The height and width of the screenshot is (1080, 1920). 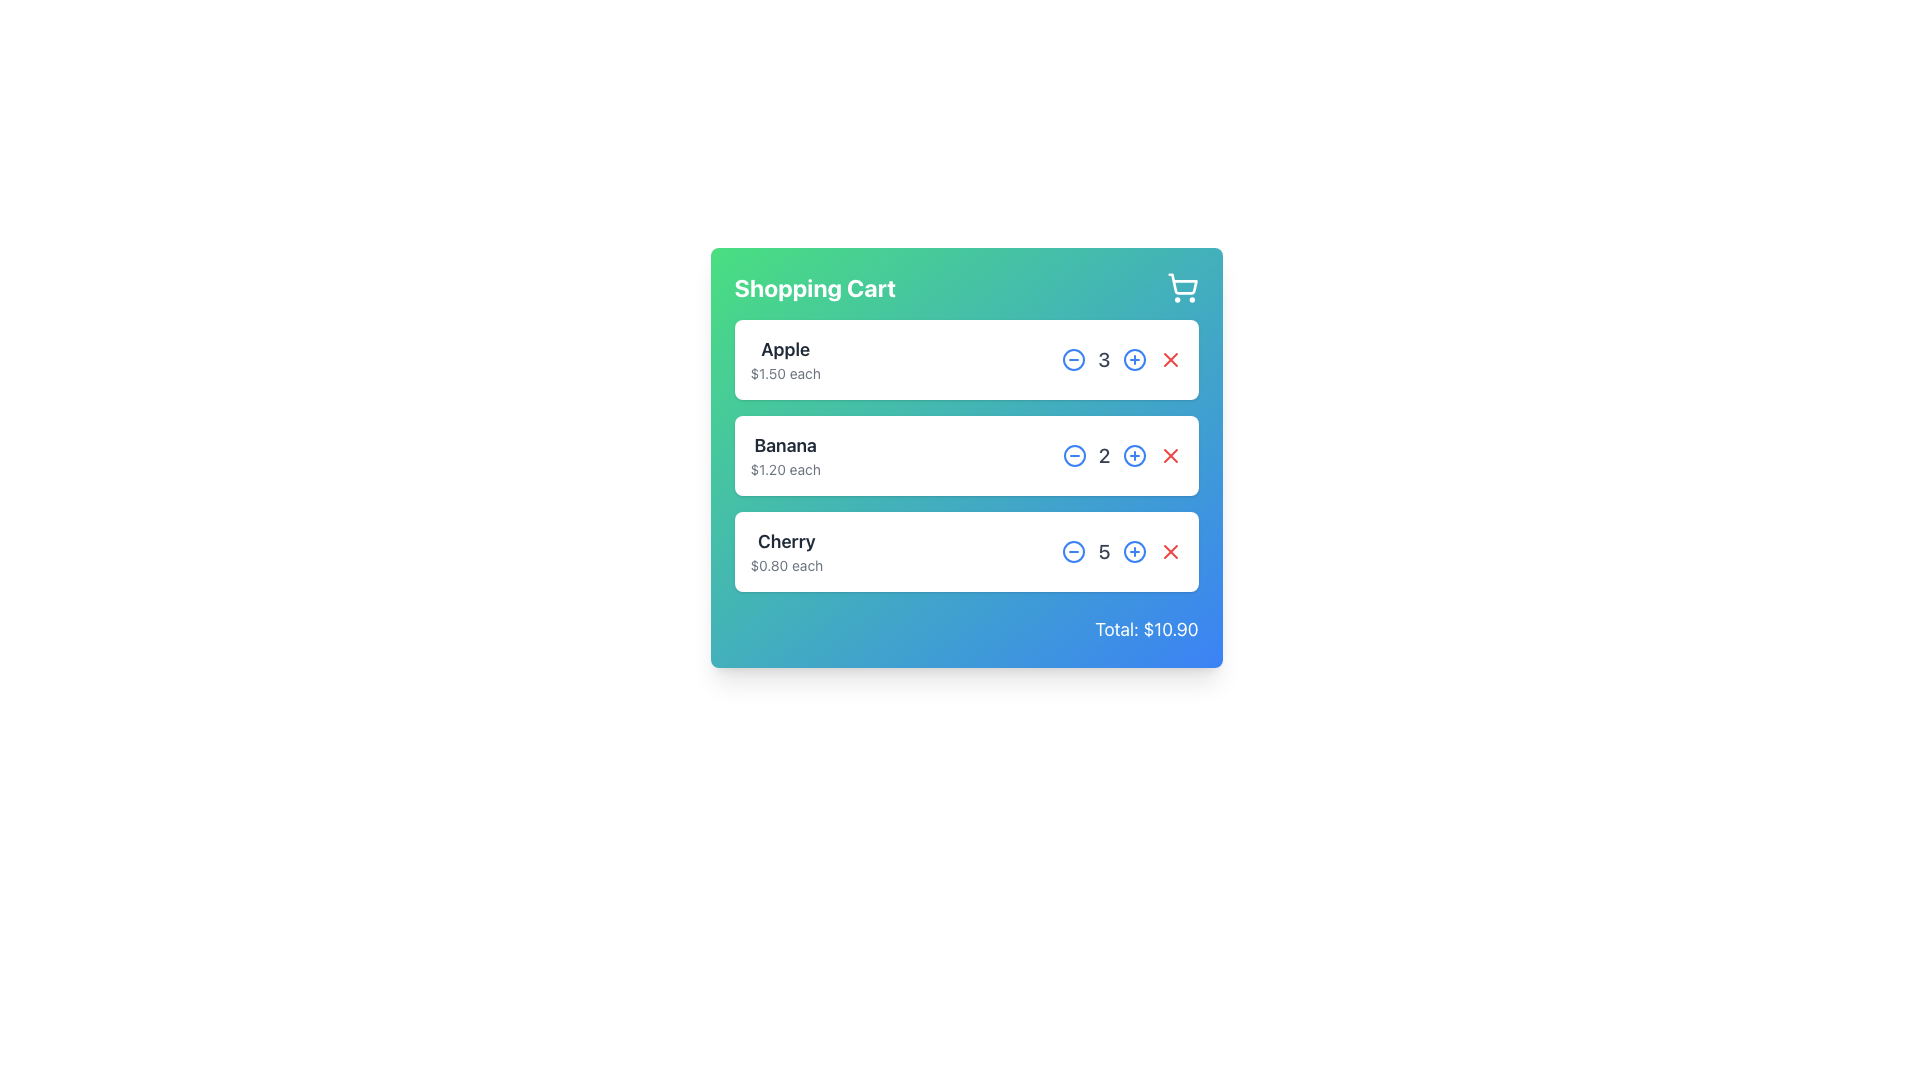 I want to click on the text label that displays the price per unit of the 'Apple' item in the shopping cart, located directly below the 'Apple' label, so click(x=784, y=374).